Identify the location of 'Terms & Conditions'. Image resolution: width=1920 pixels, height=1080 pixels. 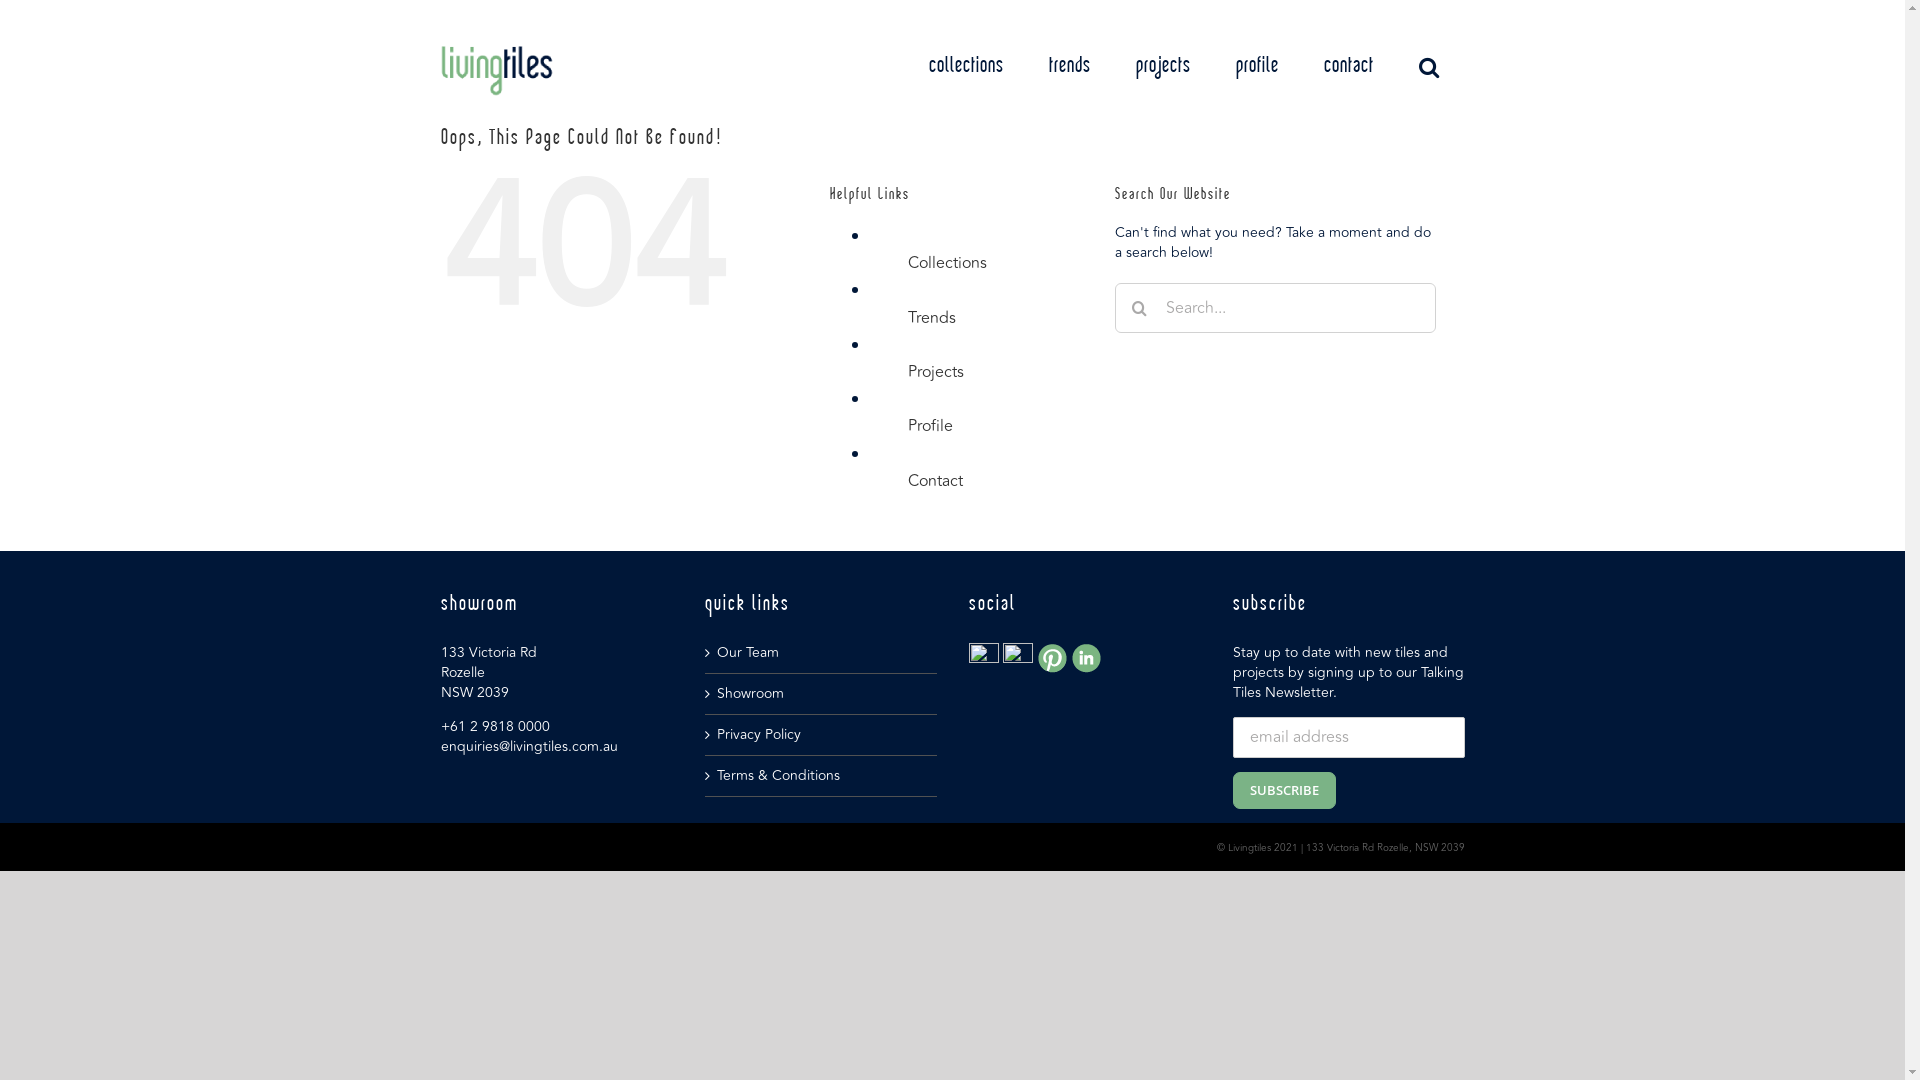
(820, 774).